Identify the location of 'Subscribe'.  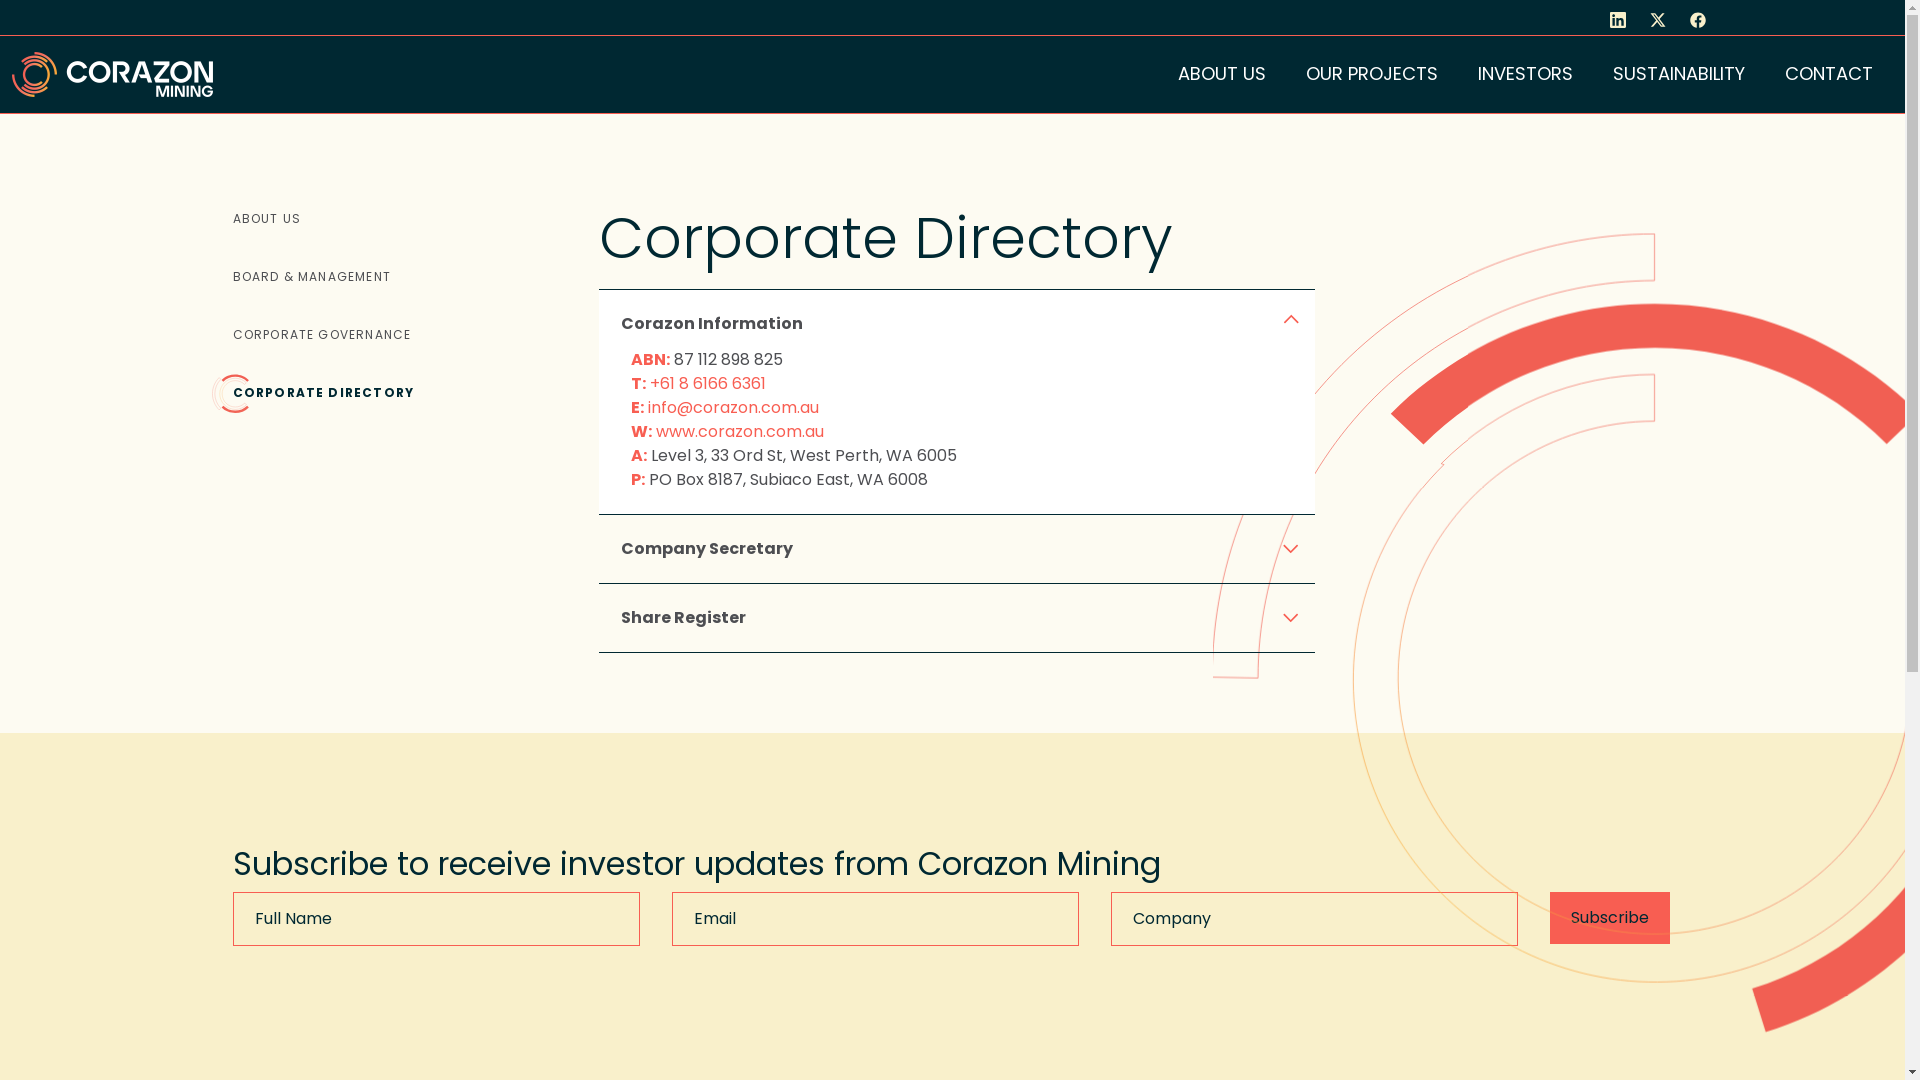
(1549, 918).